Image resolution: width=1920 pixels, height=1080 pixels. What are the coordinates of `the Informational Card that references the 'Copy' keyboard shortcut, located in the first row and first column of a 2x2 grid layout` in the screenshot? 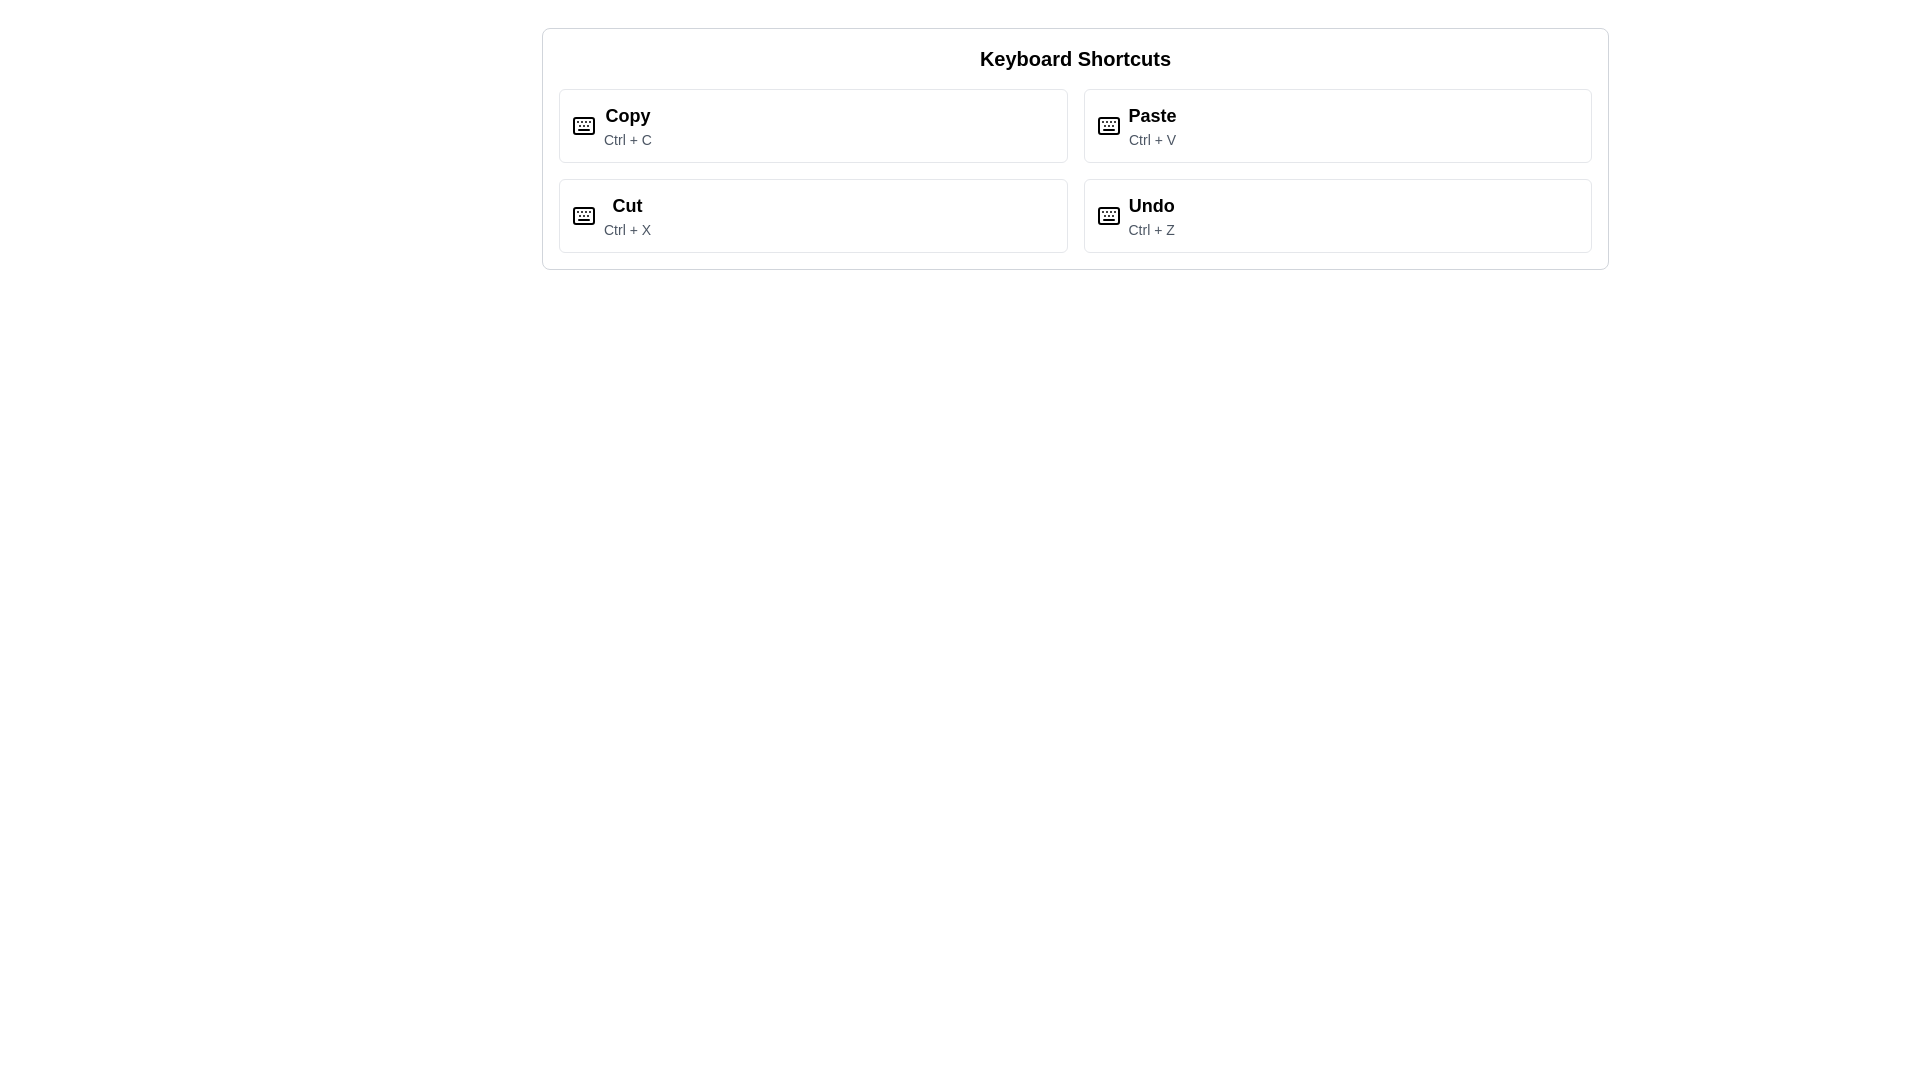 It's located at (813, 126).